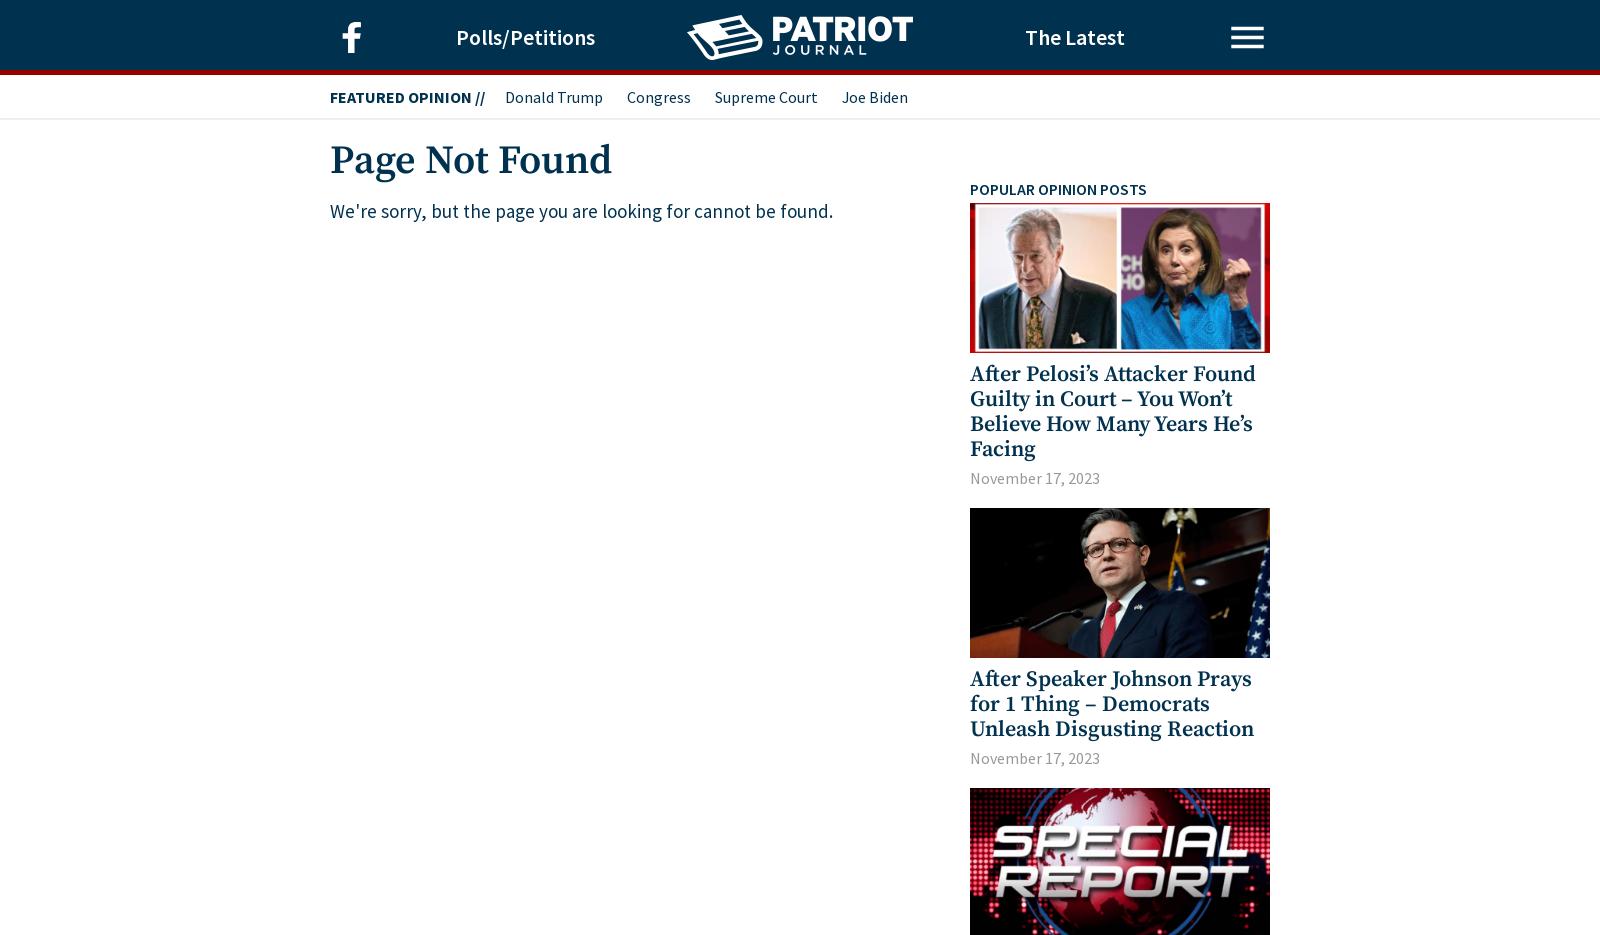 The image size is (1600, 935). Describe the element at coordinates (1075, 36) in the screenshot. I see `'The Latest'` at that location.